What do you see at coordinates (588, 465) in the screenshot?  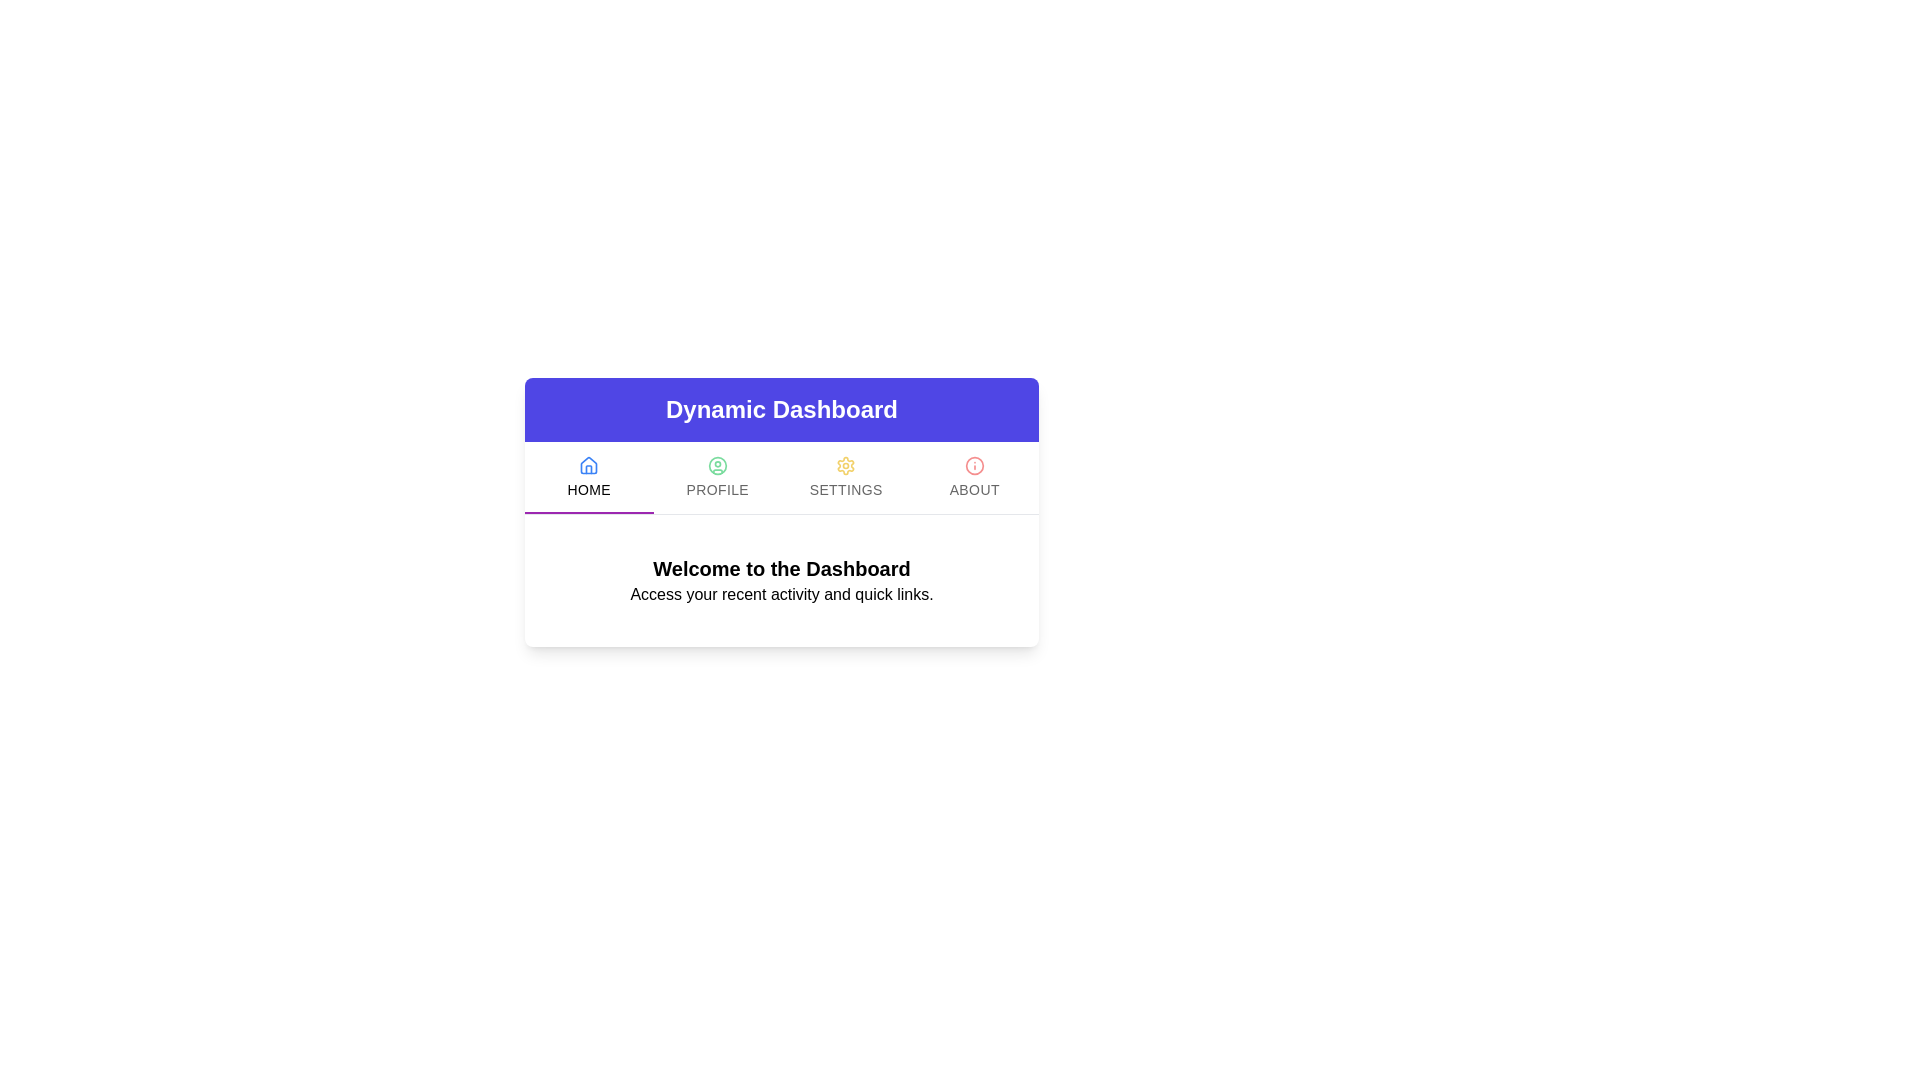 I see `the stylized house icon with a blue outline located within the 'HOME' tab of the navigation bar` at bounding box center [588, 465].